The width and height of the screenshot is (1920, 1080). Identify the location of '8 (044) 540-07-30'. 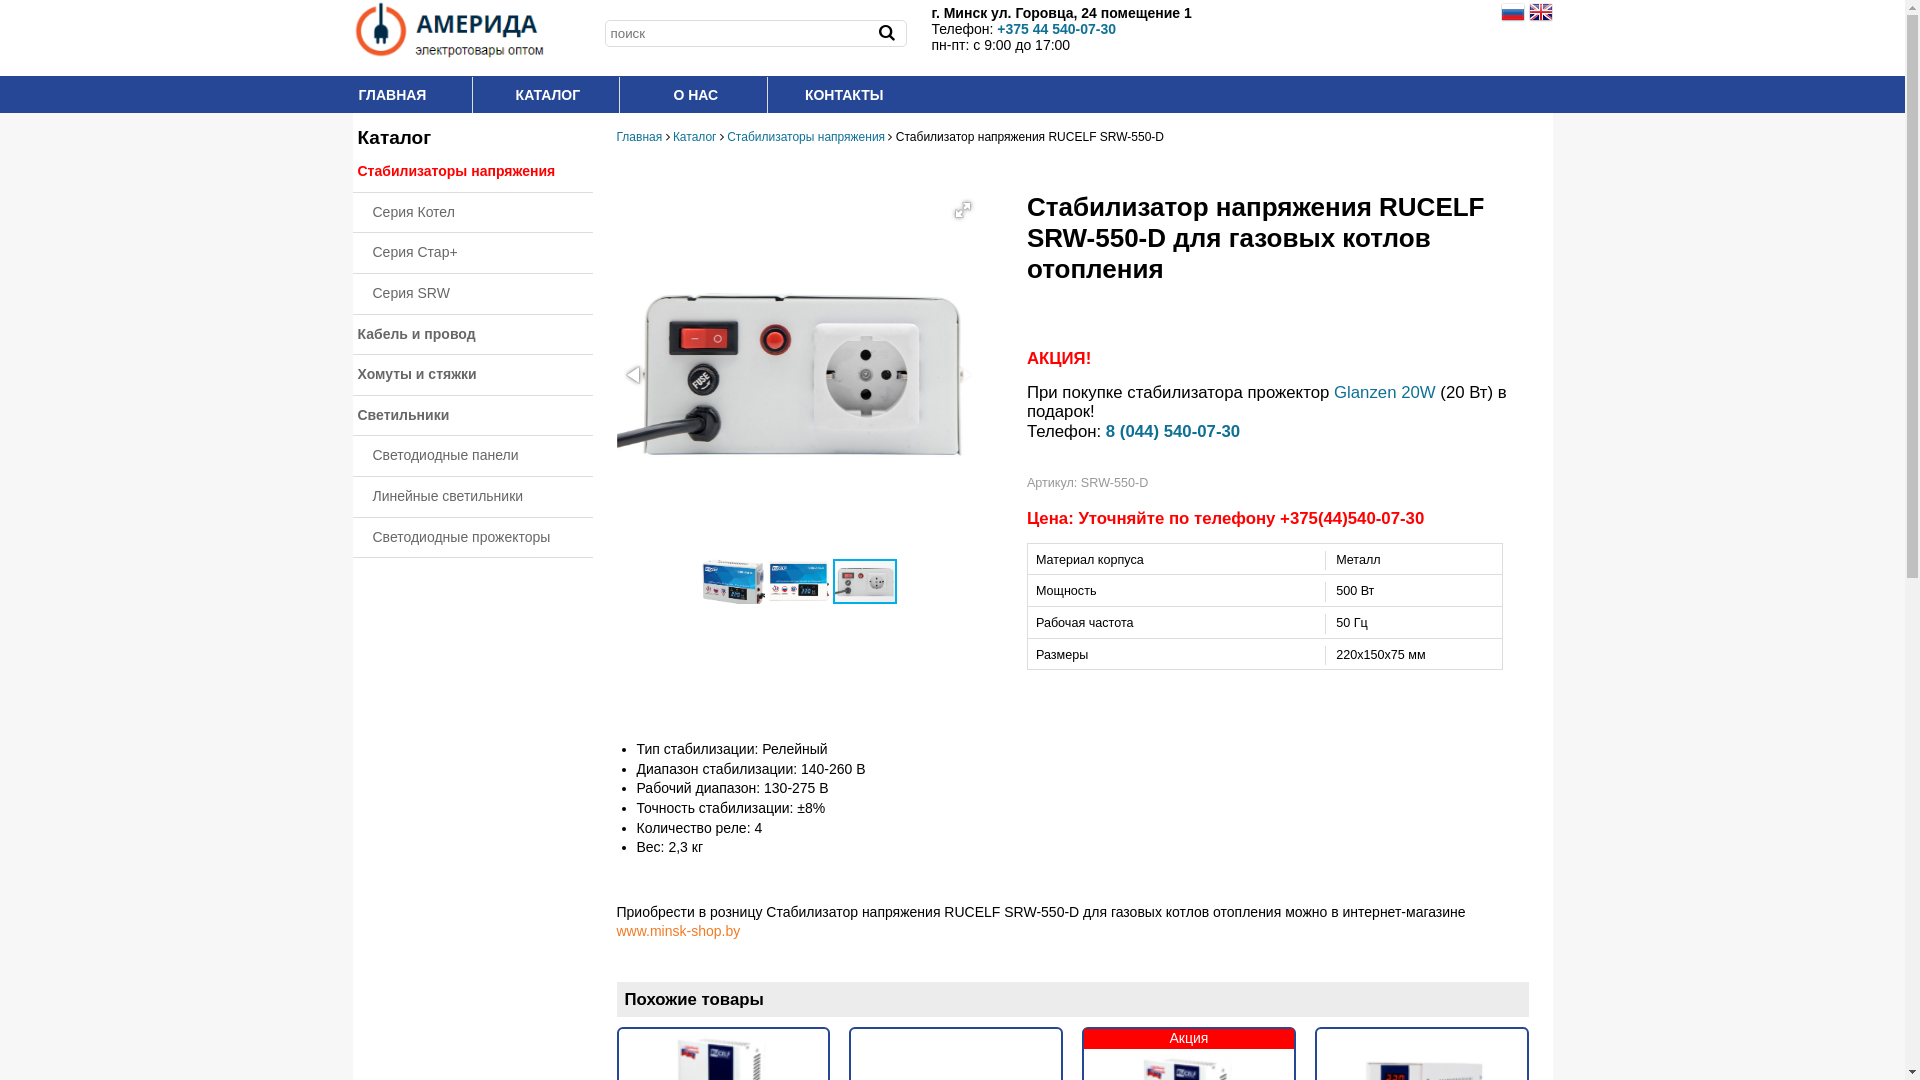
(1172, 430).